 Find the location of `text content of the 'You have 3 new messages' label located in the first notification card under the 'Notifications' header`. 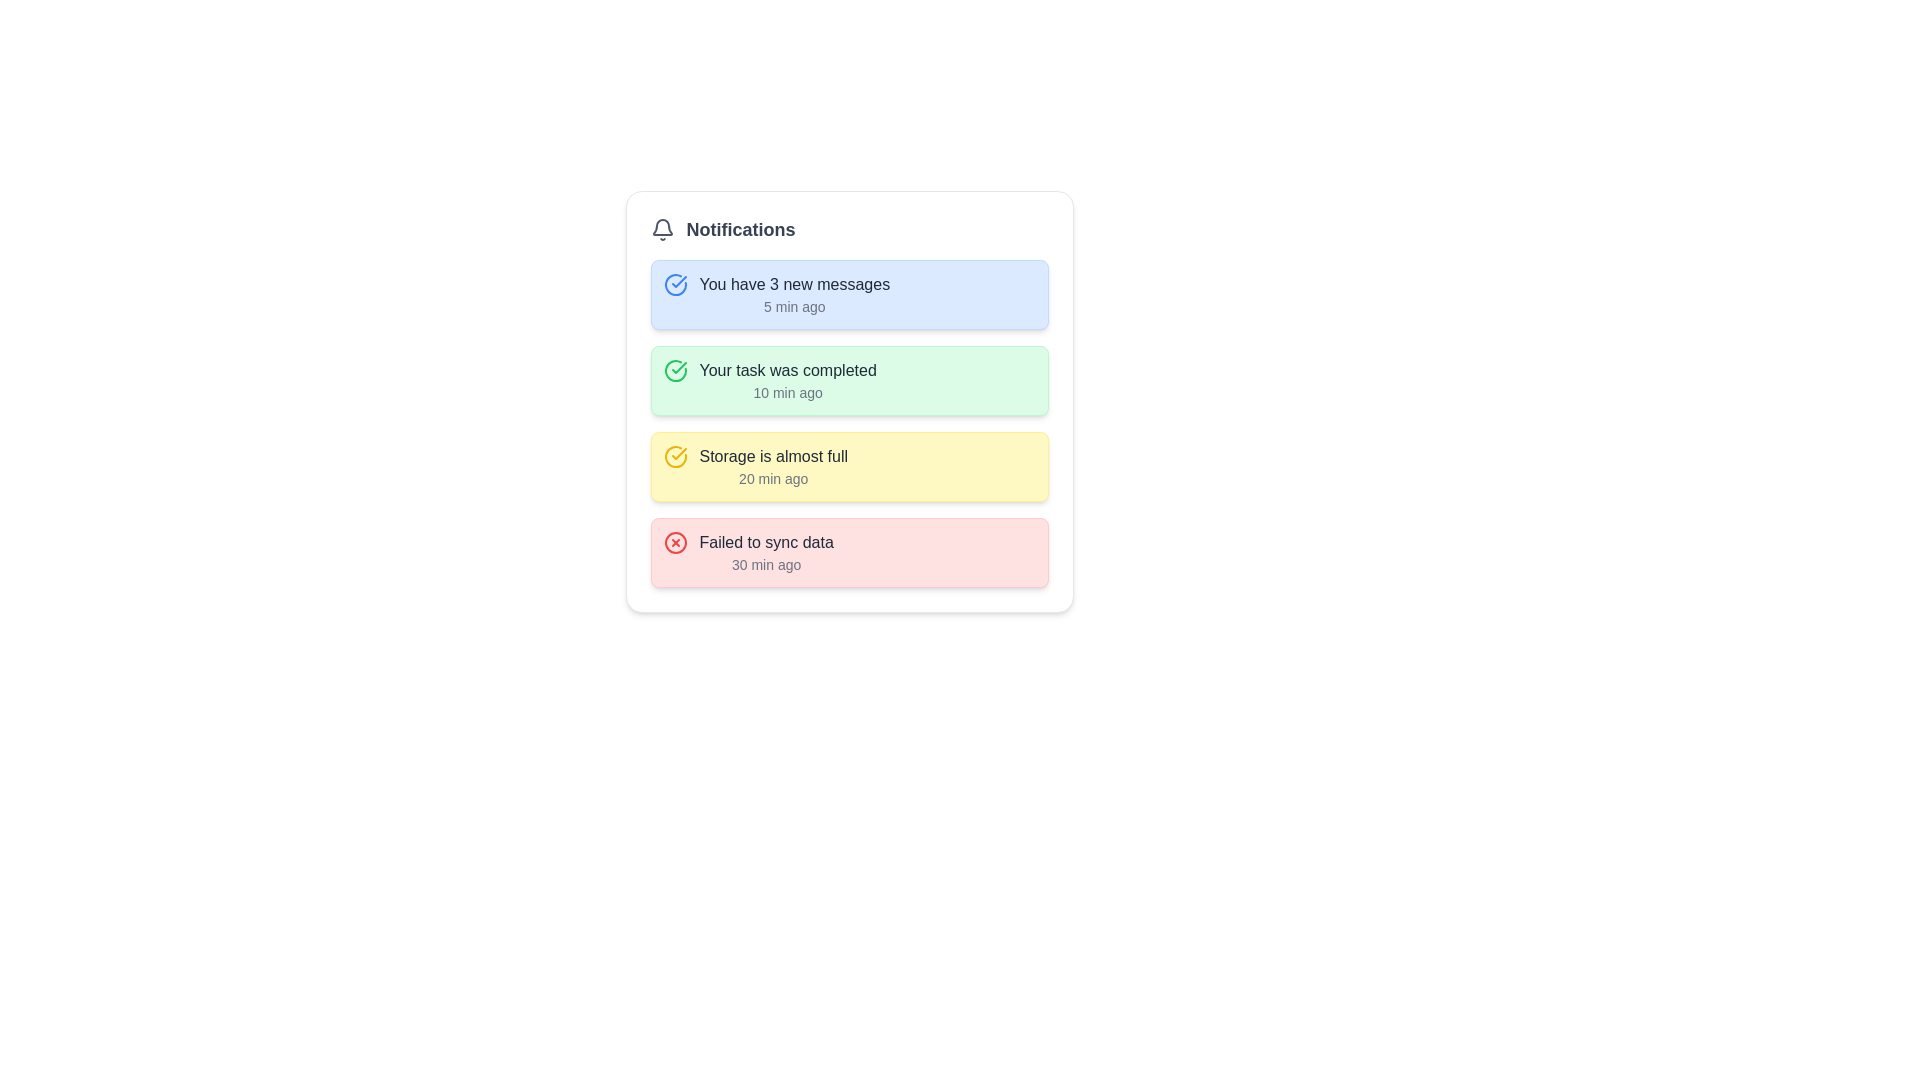

text content of the 'You have 3 new messages' label located in the first notification card under the 'Notifications' header is located at coordinates (793, 285).